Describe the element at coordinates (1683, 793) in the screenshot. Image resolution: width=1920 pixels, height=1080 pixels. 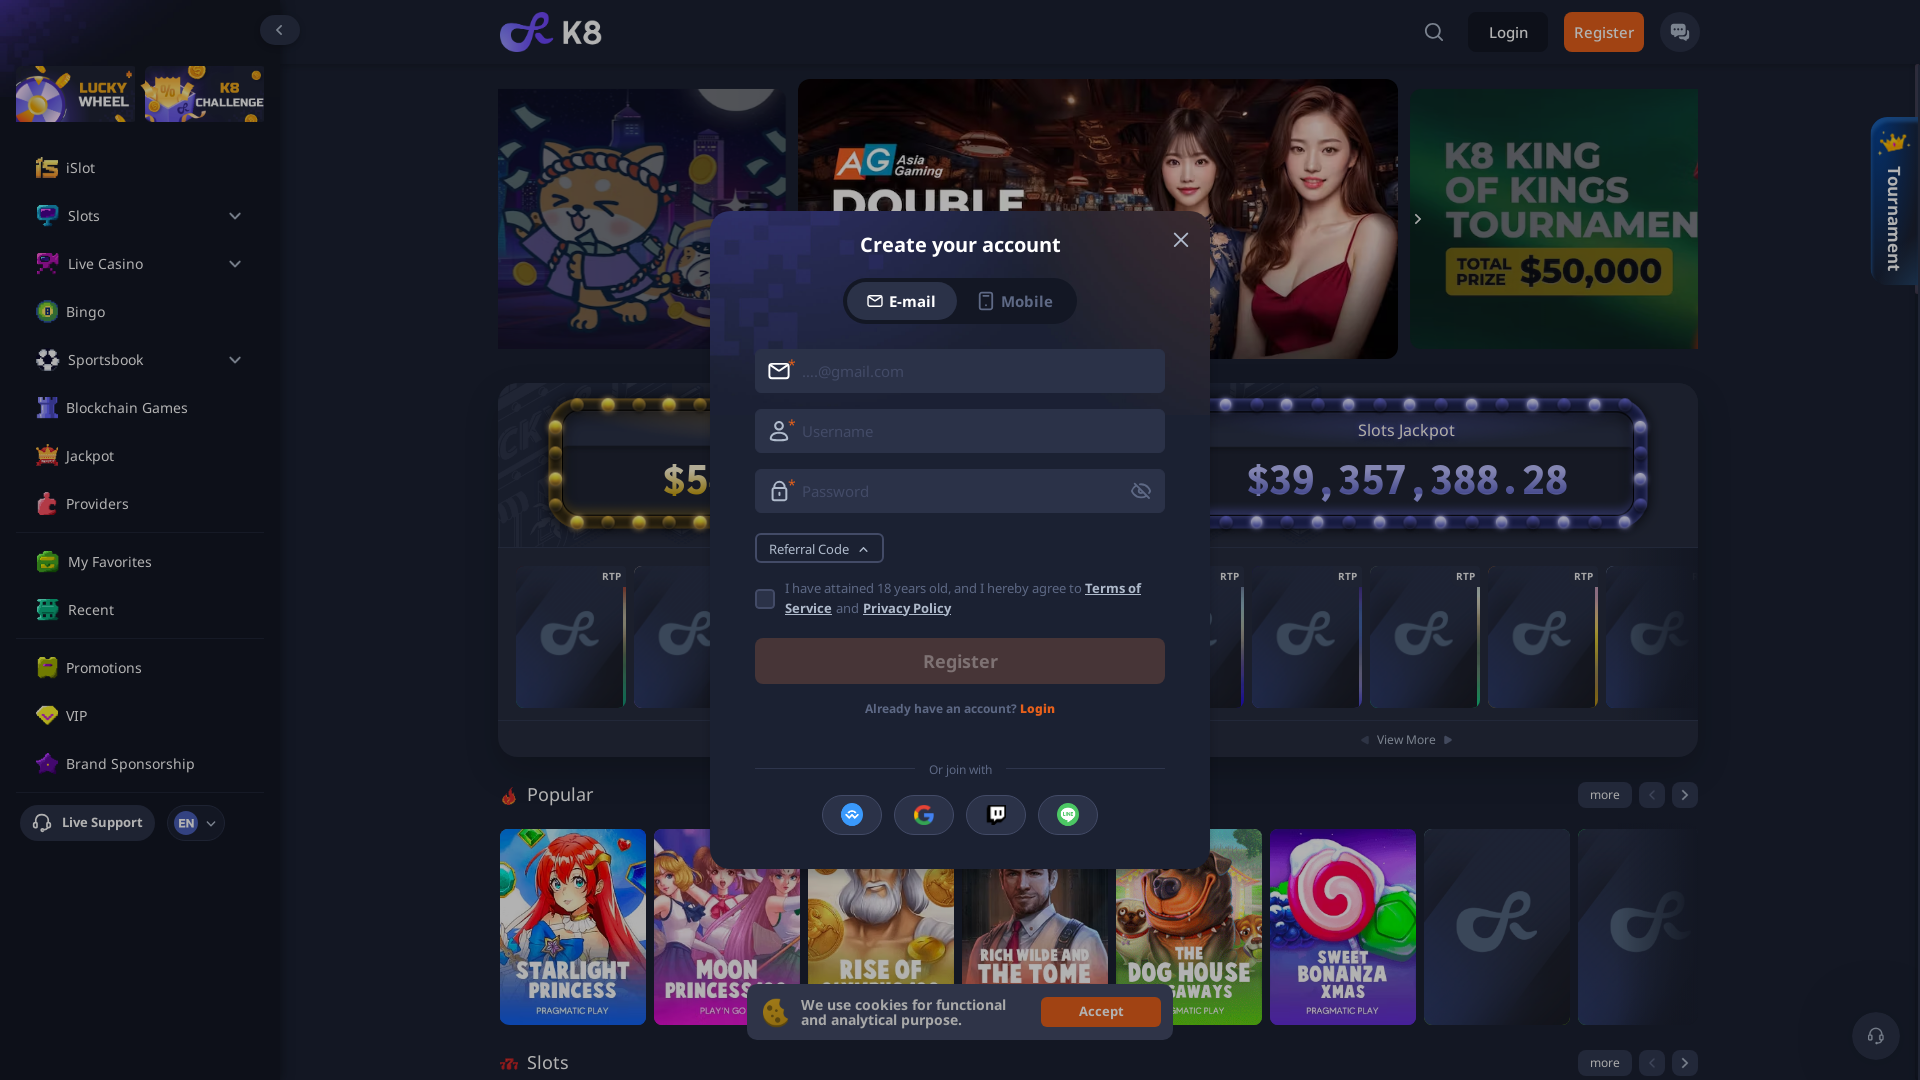
I see `'next'` at that location.